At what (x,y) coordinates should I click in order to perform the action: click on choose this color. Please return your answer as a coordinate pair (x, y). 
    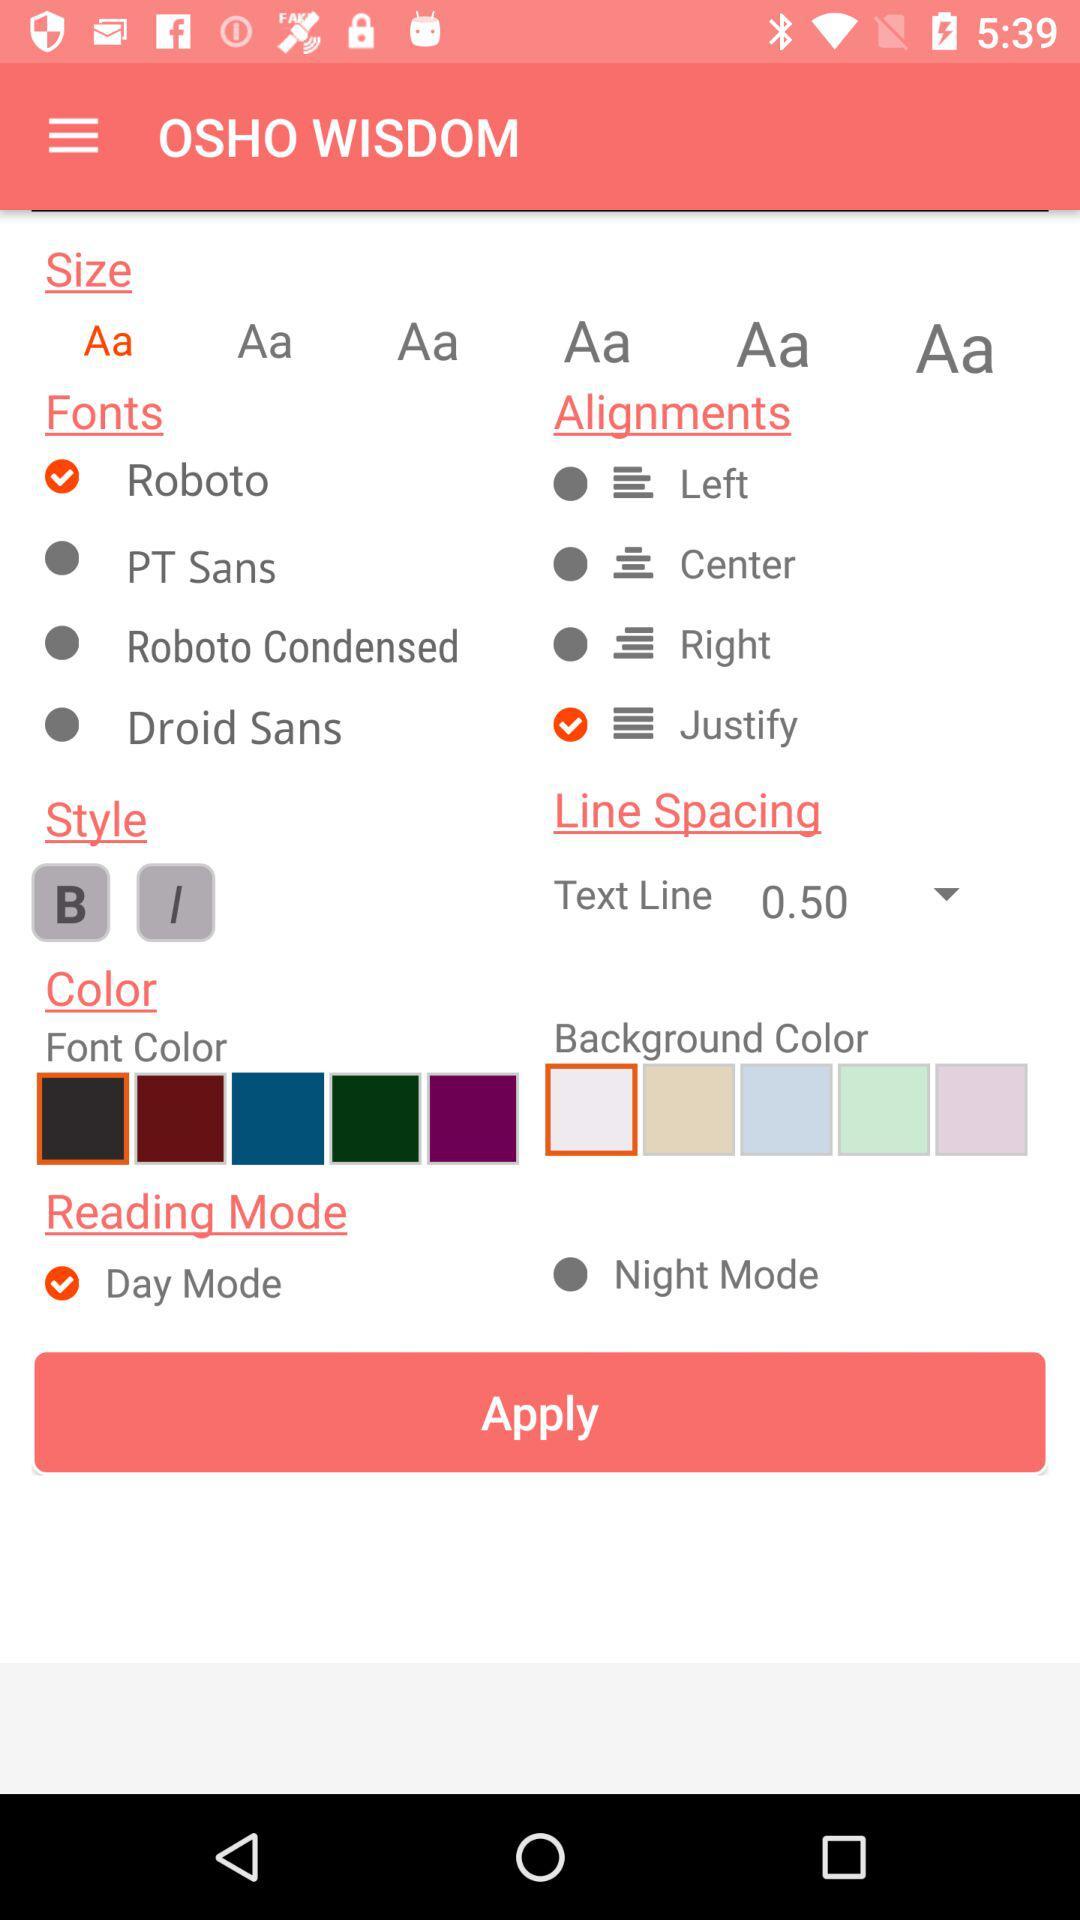
    Looking at the image, I should click on (687, 1108).